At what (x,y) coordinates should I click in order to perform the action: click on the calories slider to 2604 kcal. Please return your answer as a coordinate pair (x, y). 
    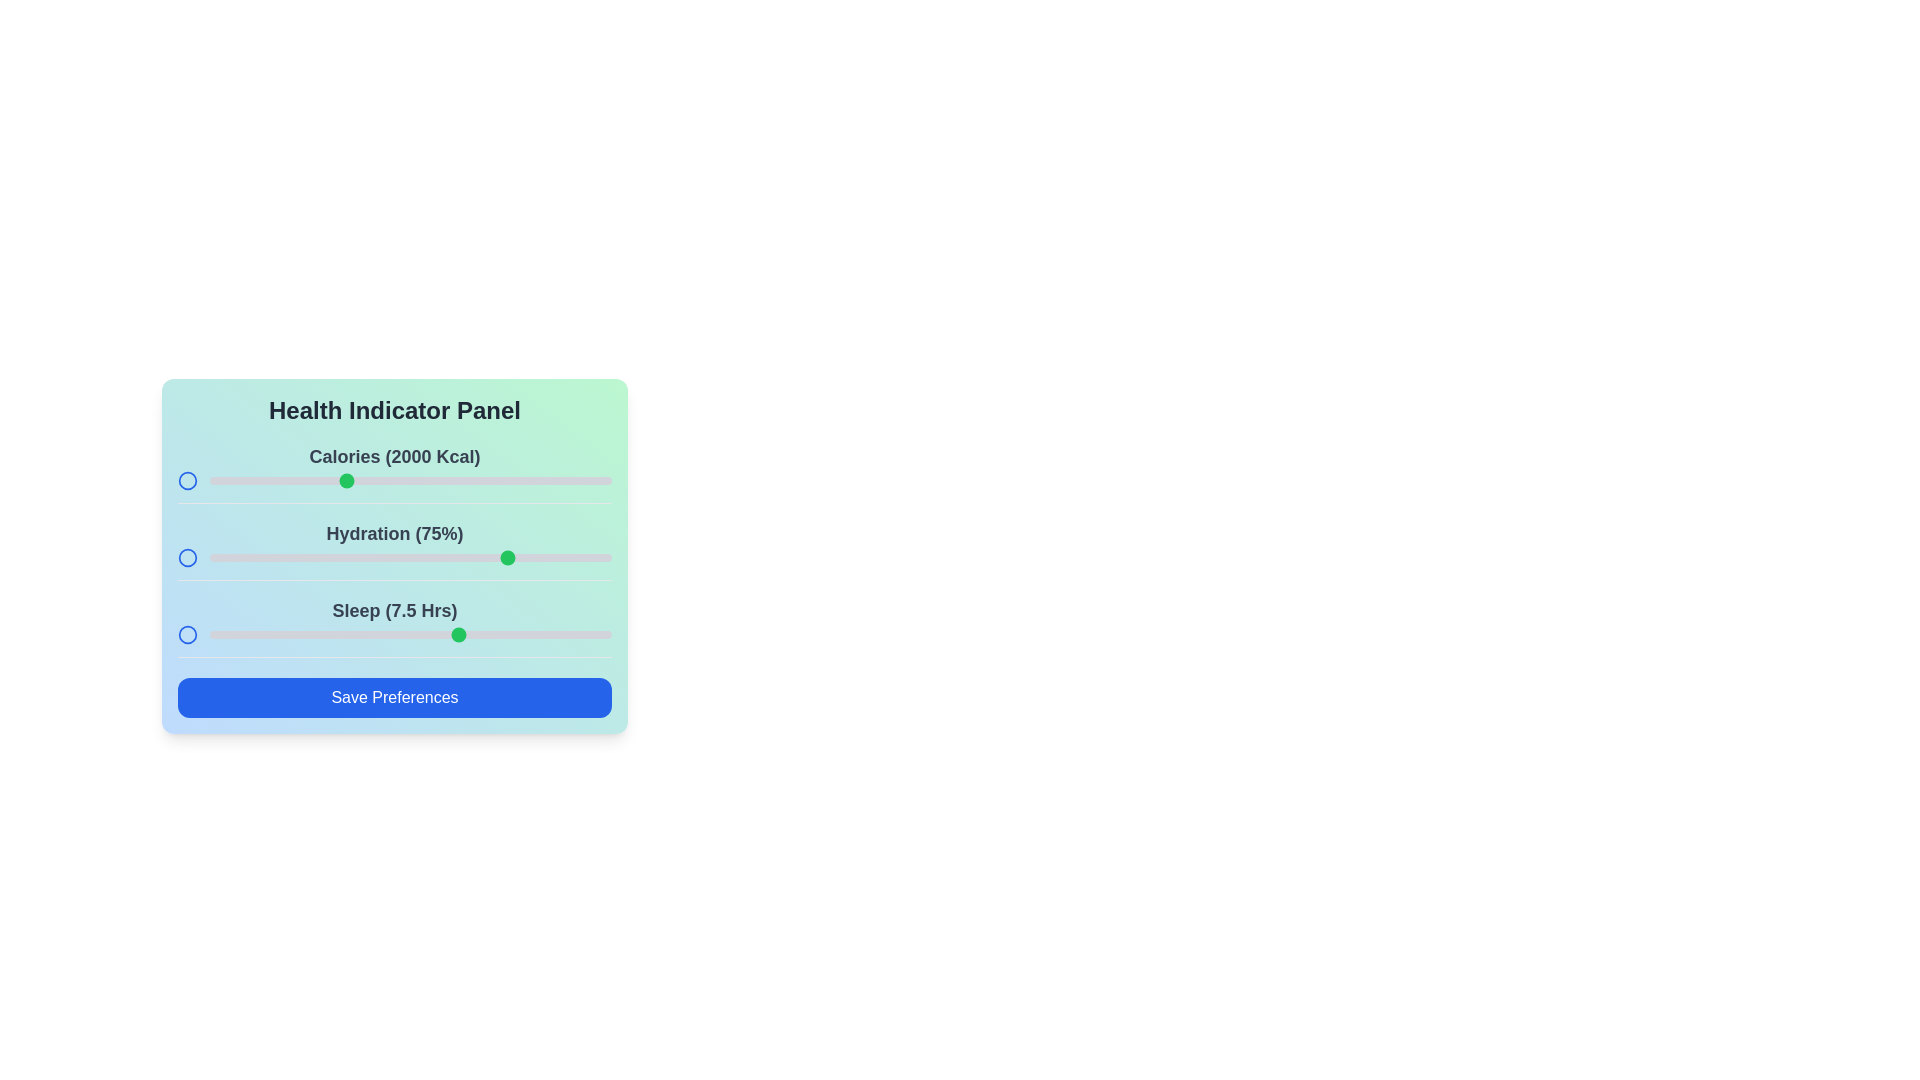
    Looking at the image, I should click on (505, 481).